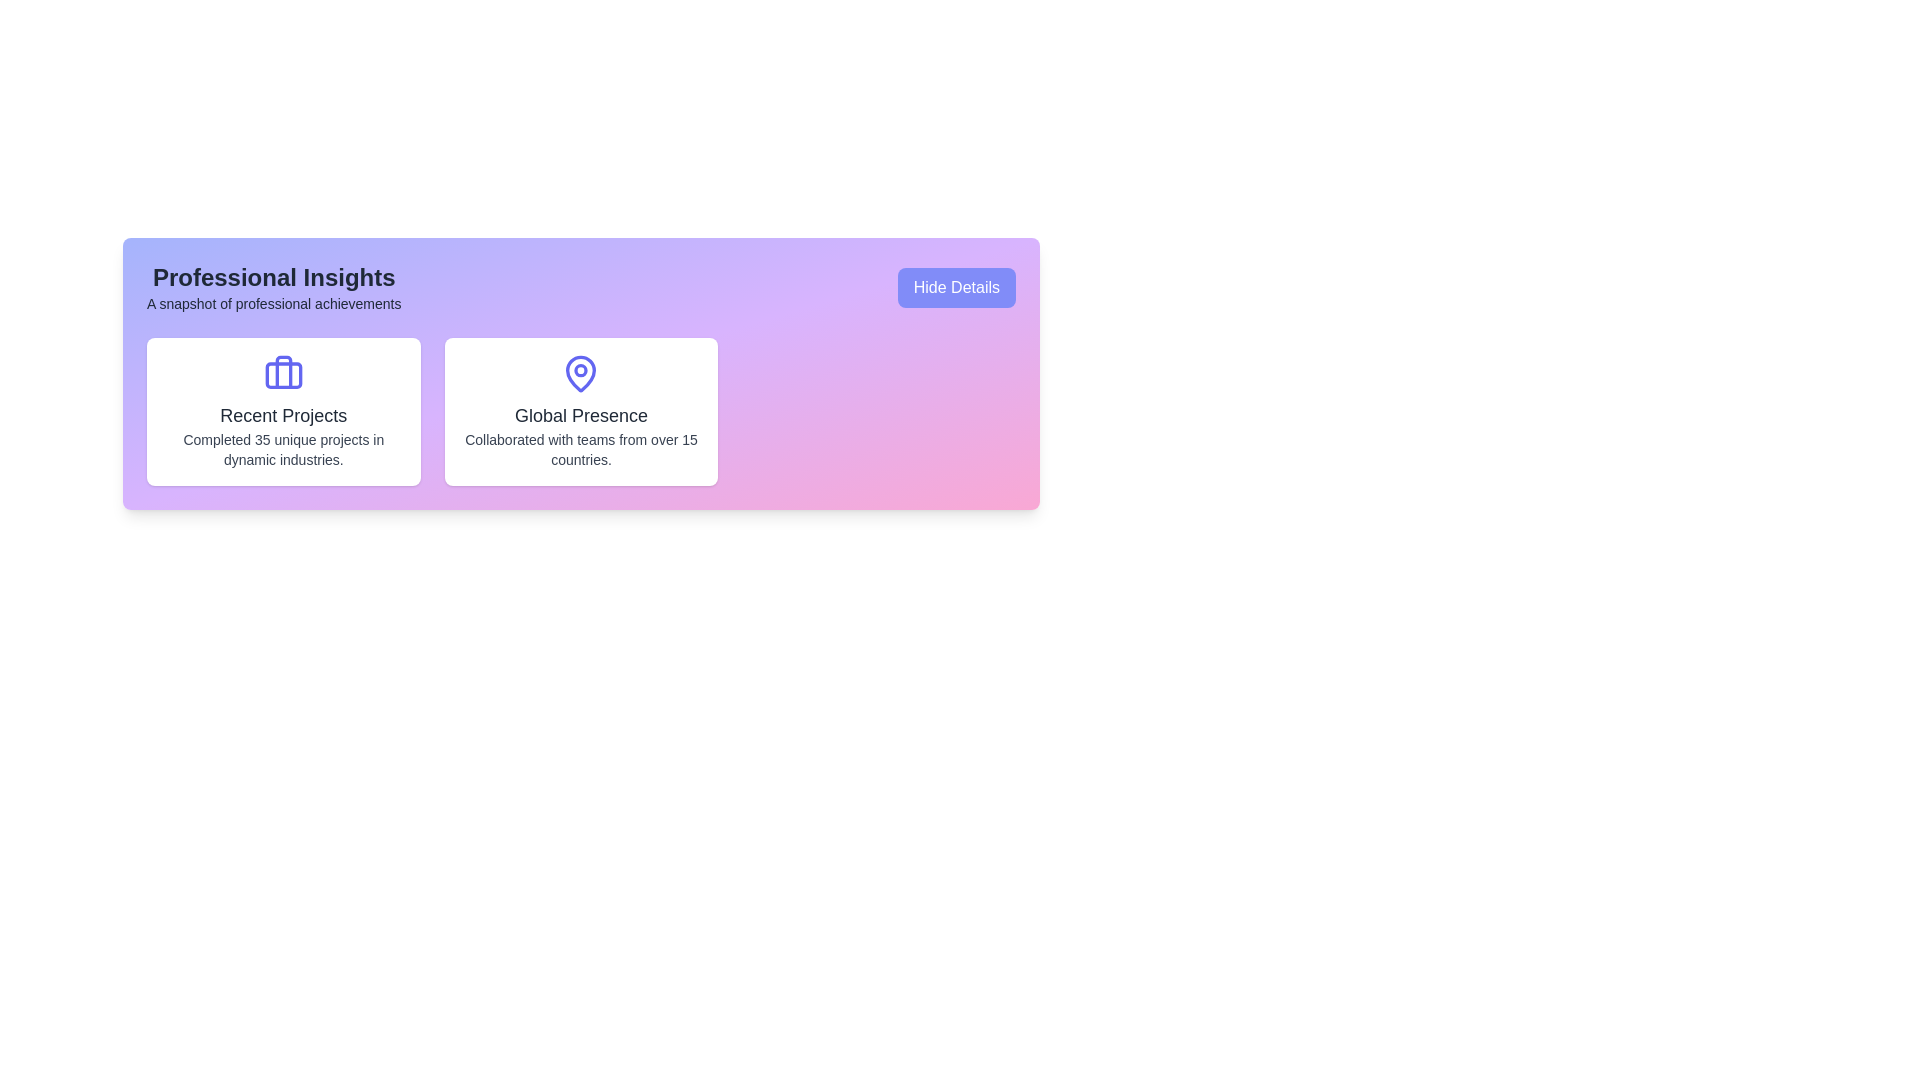 Image resolution: width=1920 pixels, height=1080 pixels. Describe the element at coordinates (273, 288) in the screenshot. I see `the Text block that contains the title 'Professional Insights' and subtitle 'A snapshot of professional achievements'` at that location.